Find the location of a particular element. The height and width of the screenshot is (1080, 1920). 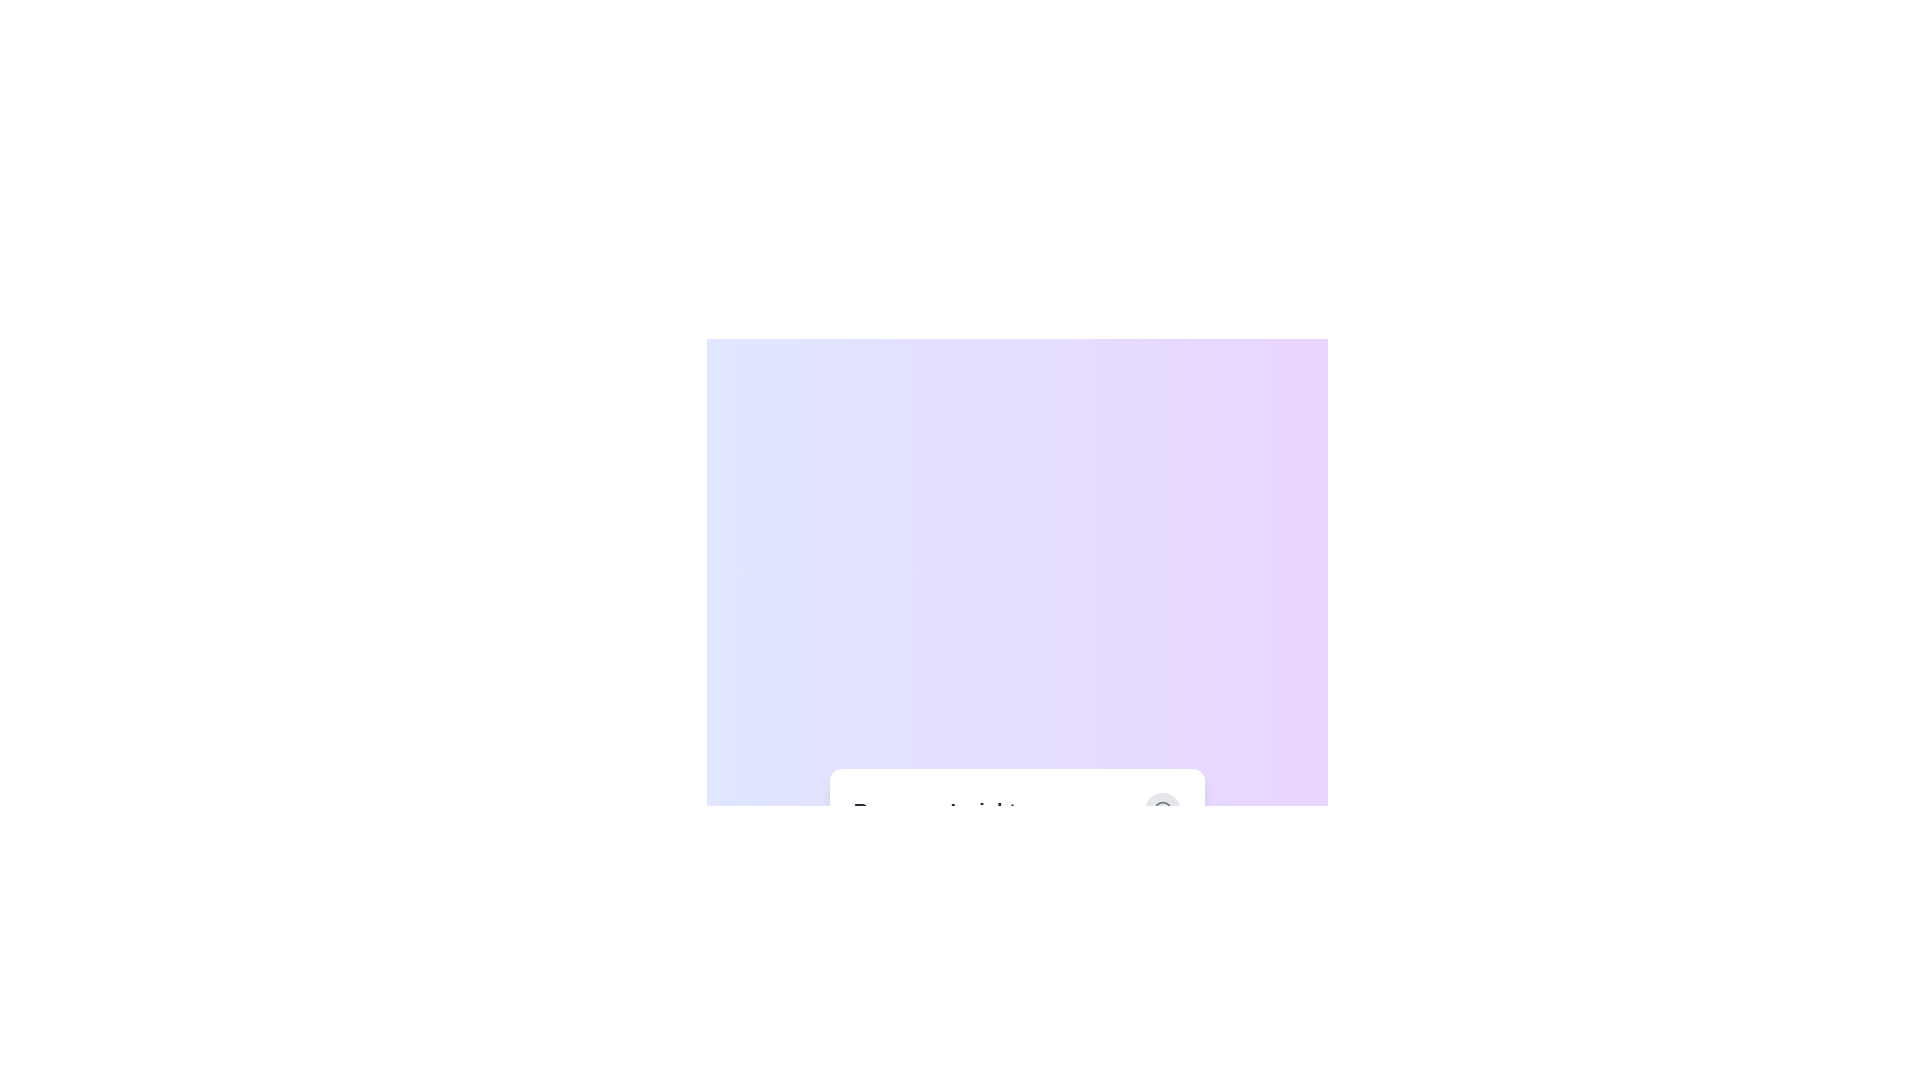

the circular icon button with a light gray background and an 'i' symbol, located at the upper-right part of the white bottom card is located at coordinates (1163, 810).